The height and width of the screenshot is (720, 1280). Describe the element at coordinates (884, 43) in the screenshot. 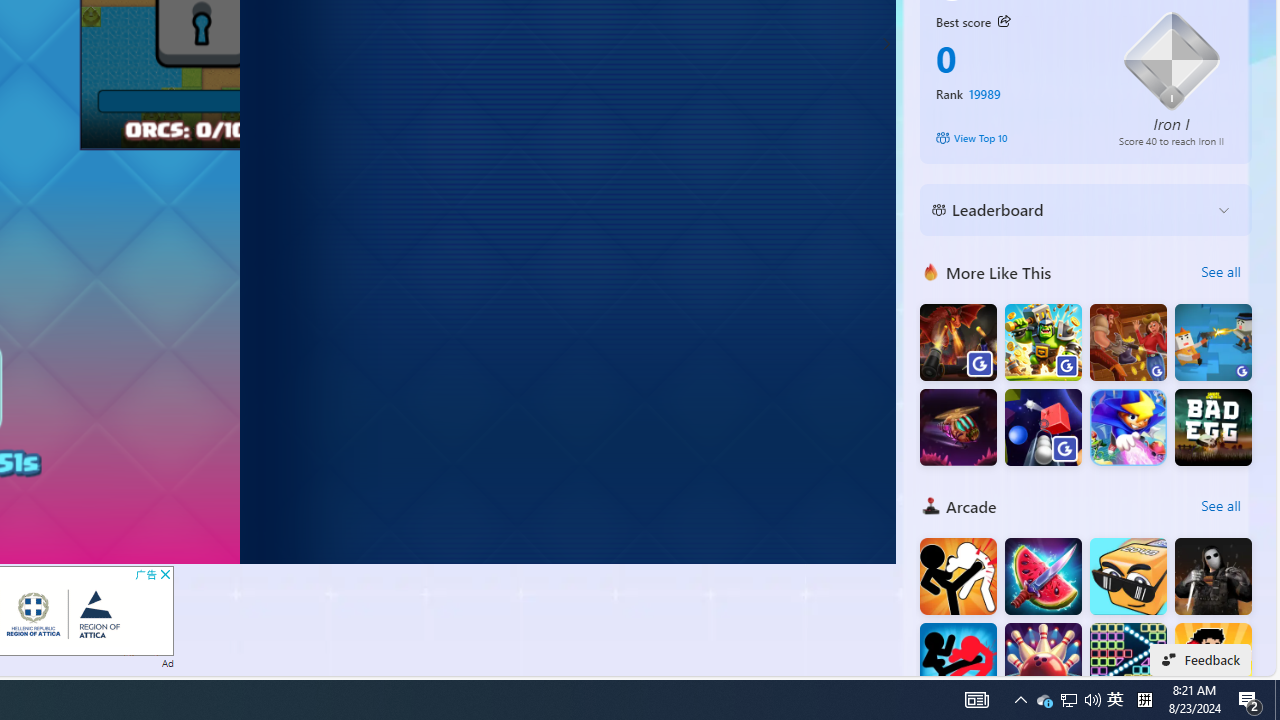

I see `'Class: control'` at that location.